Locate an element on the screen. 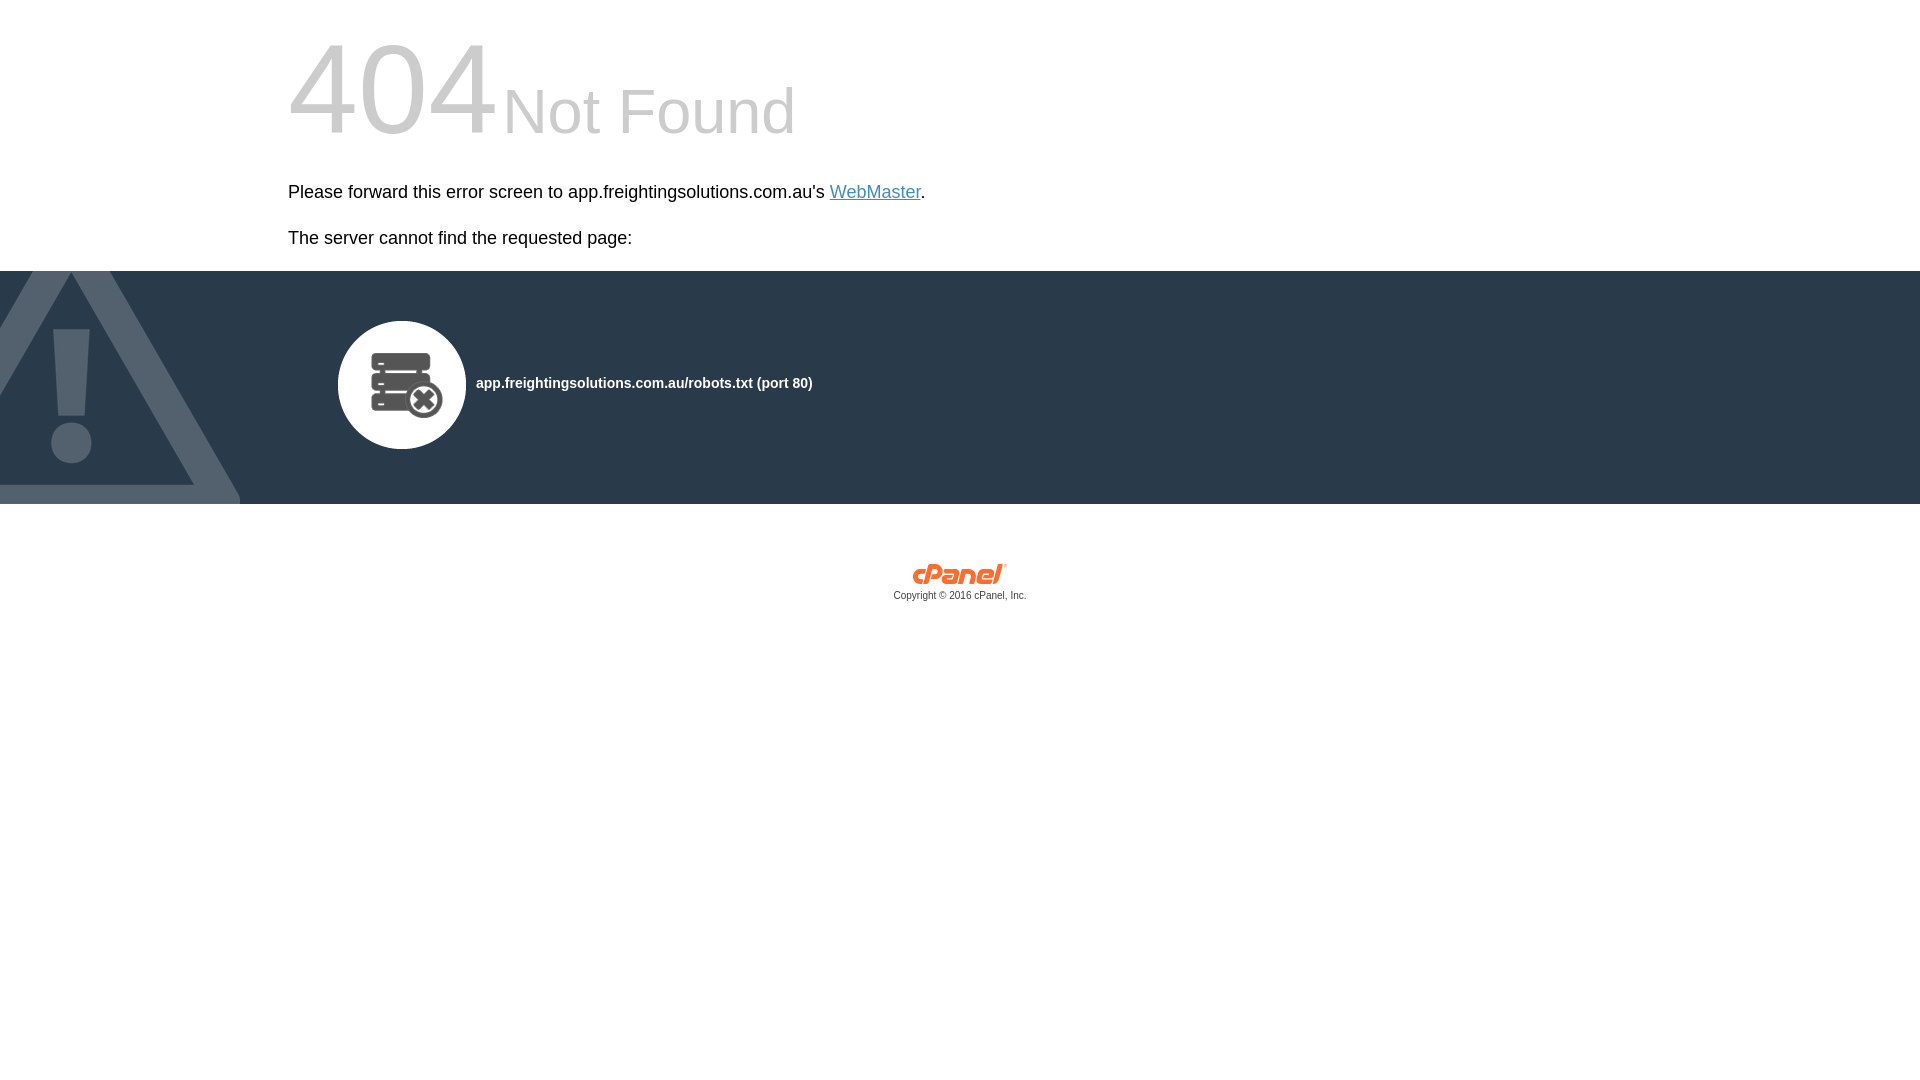 The height and width of the screenshot is (1080, 1920). 'WebMaster' is located at coordinates (830, 192).